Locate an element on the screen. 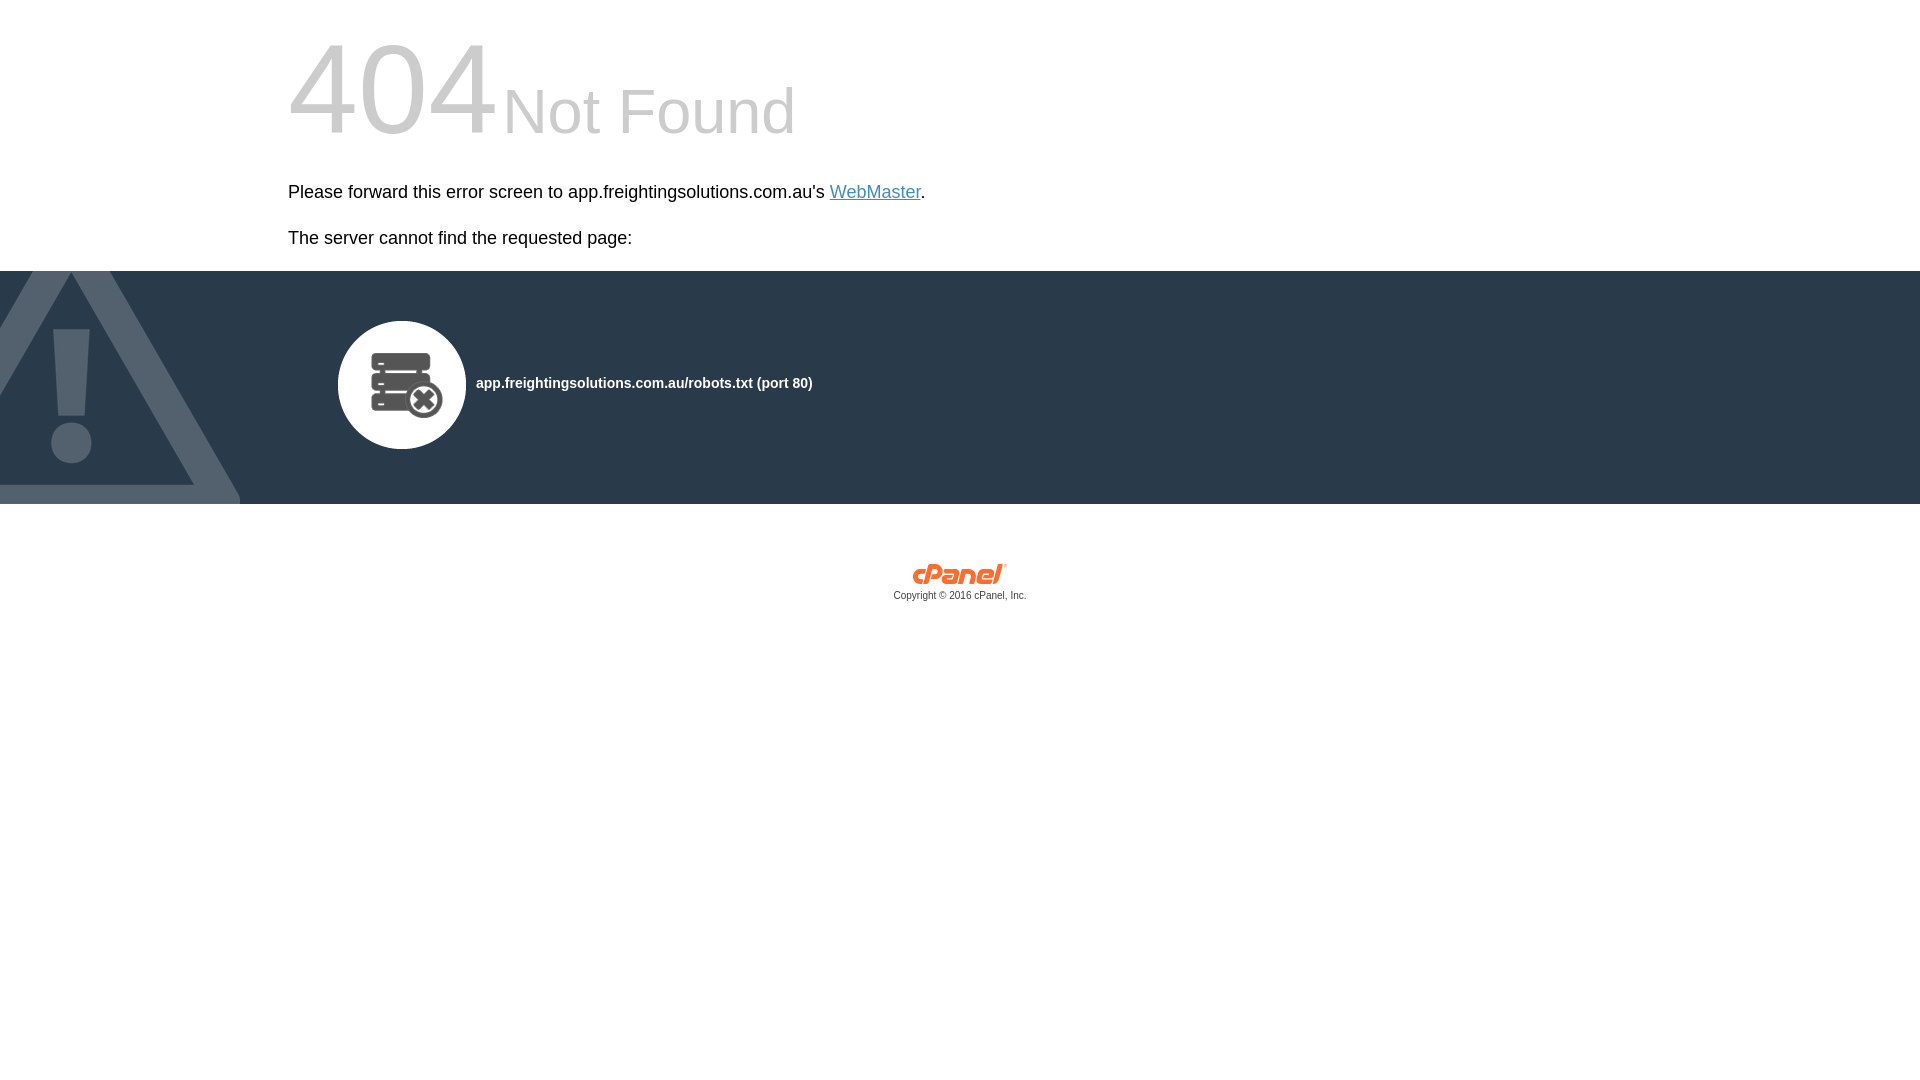 The height and width of the screenshot is (1080, 1920). 'WebMaster' is located at coordinates (830, 192).